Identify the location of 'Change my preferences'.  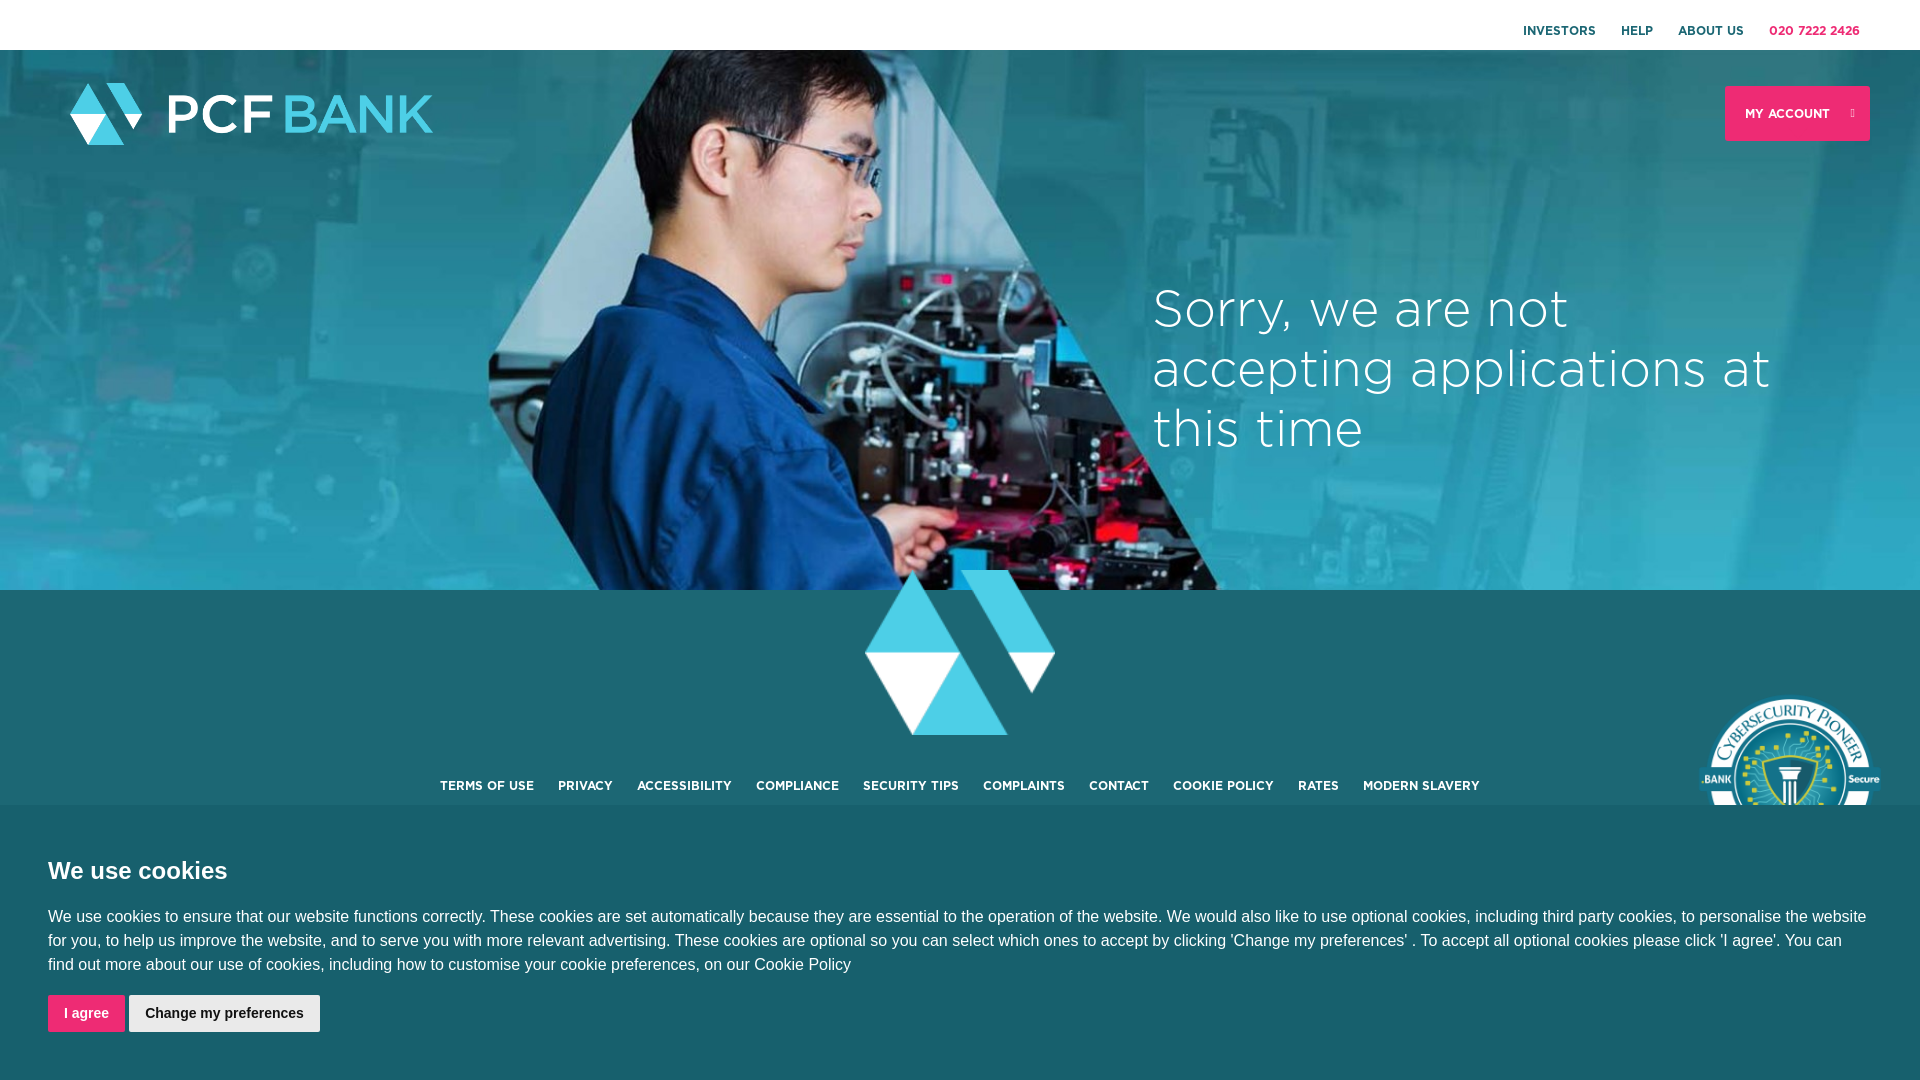
(224, 1013).